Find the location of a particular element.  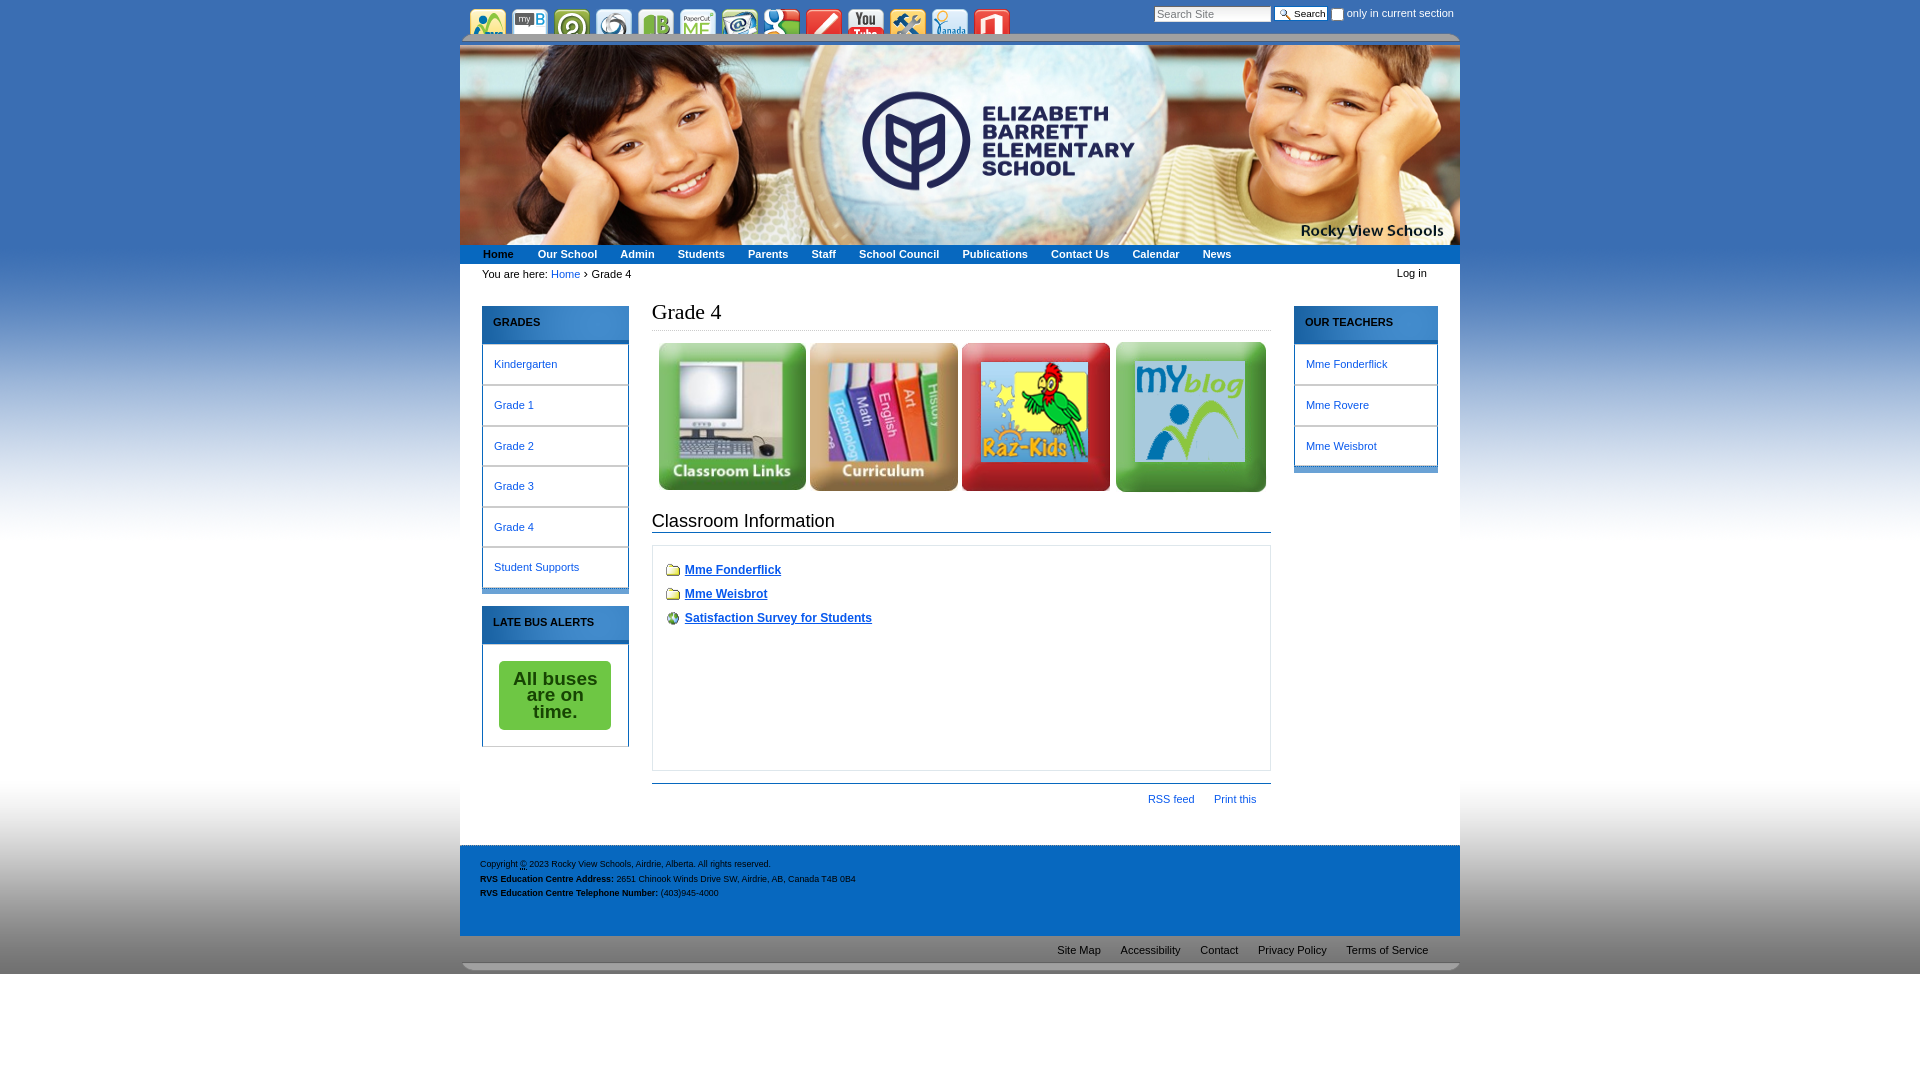

'YouTube' is located at coordinates (865, 26).